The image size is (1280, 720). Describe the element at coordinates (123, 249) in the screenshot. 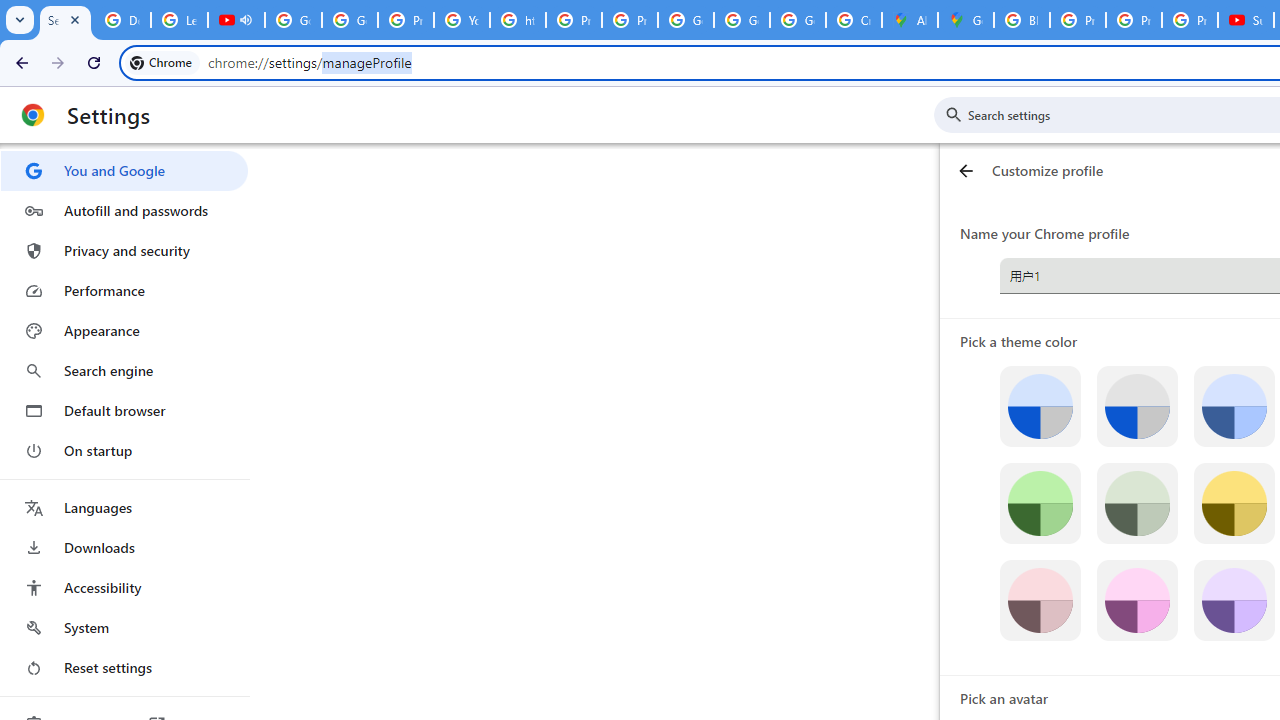

I see `'Privacy and security'` at that location.